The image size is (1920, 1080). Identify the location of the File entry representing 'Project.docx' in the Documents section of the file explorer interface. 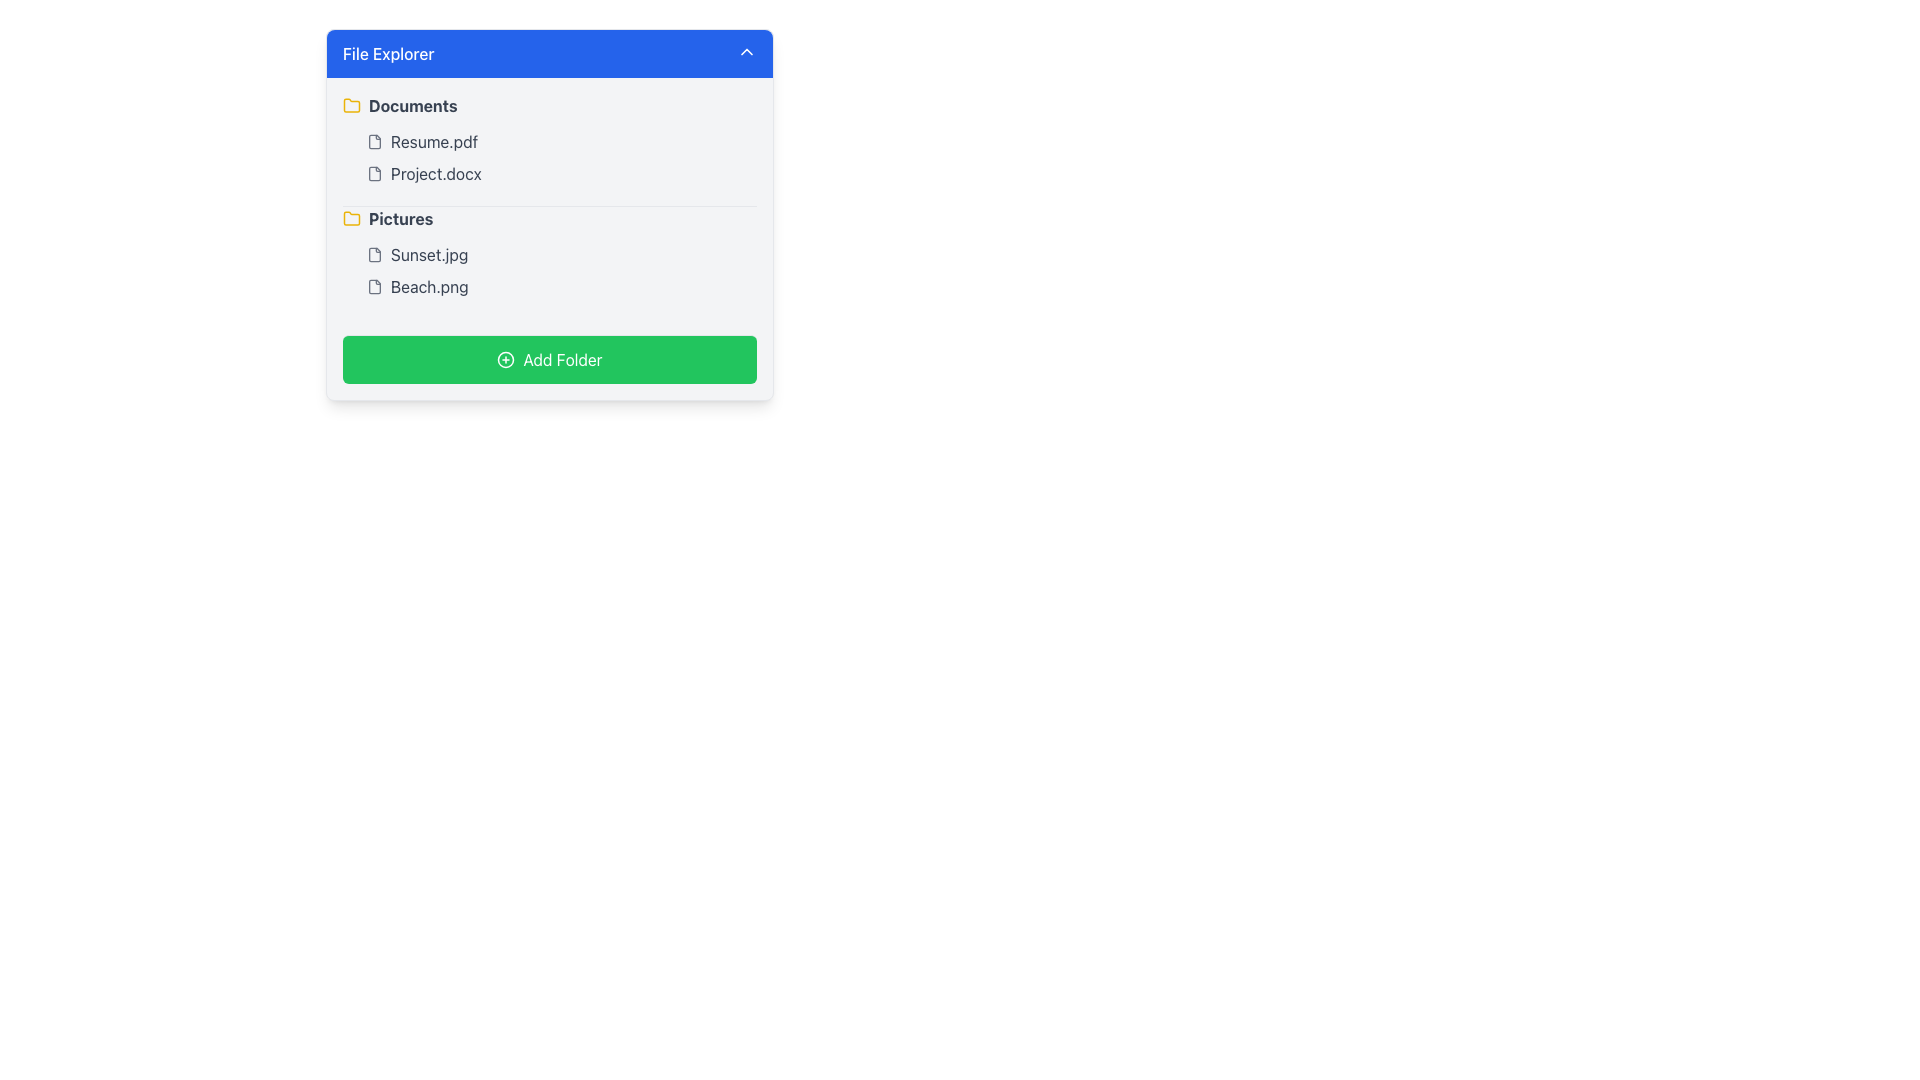
(560, 172).